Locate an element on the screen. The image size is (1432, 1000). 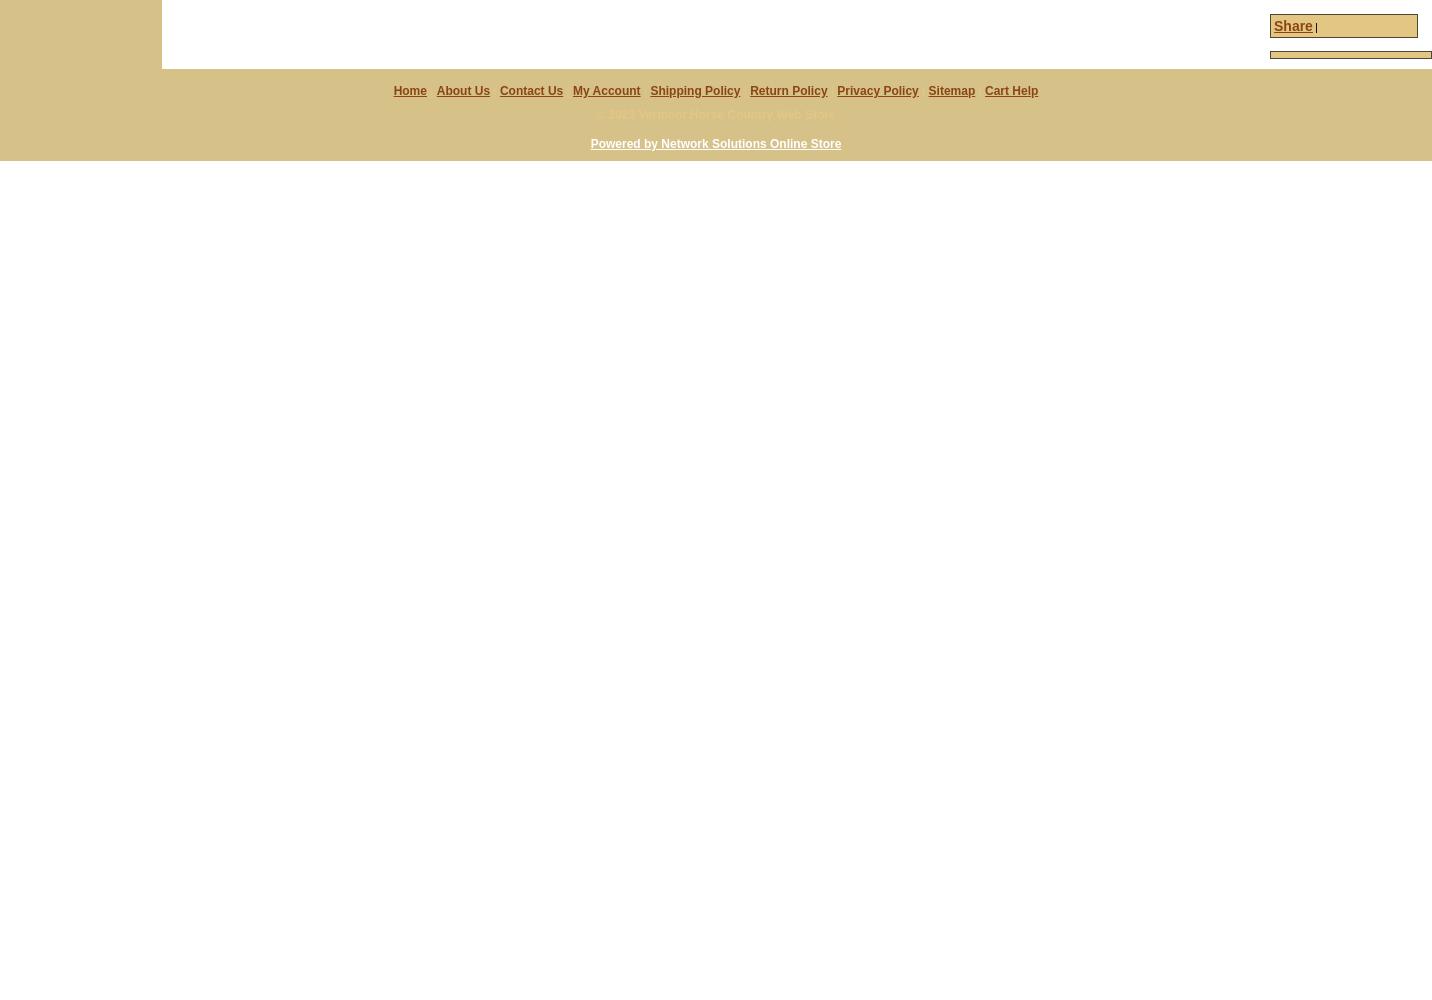
'Cart Help' is located at coordinates (1011, 89).